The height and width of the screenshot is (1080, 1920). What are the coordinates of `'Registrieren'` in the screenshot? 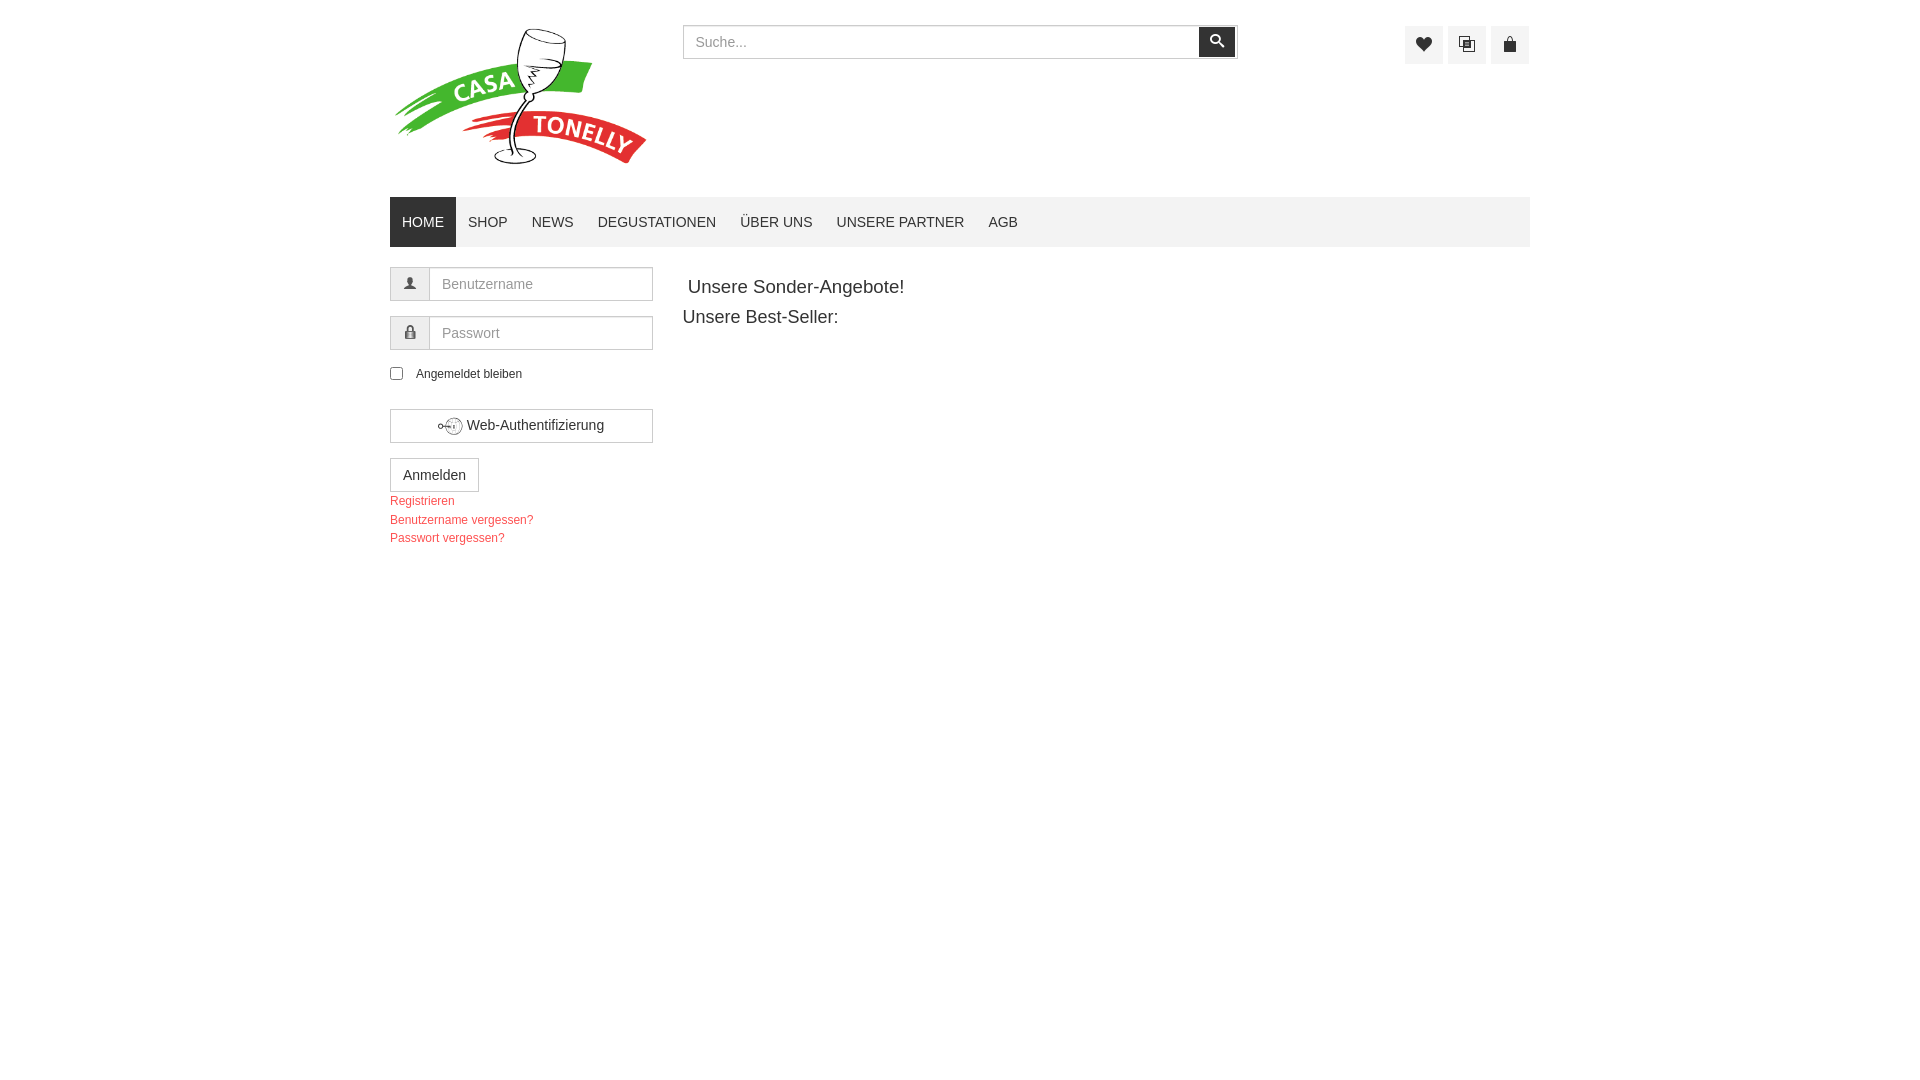 It's located at (389, 500).